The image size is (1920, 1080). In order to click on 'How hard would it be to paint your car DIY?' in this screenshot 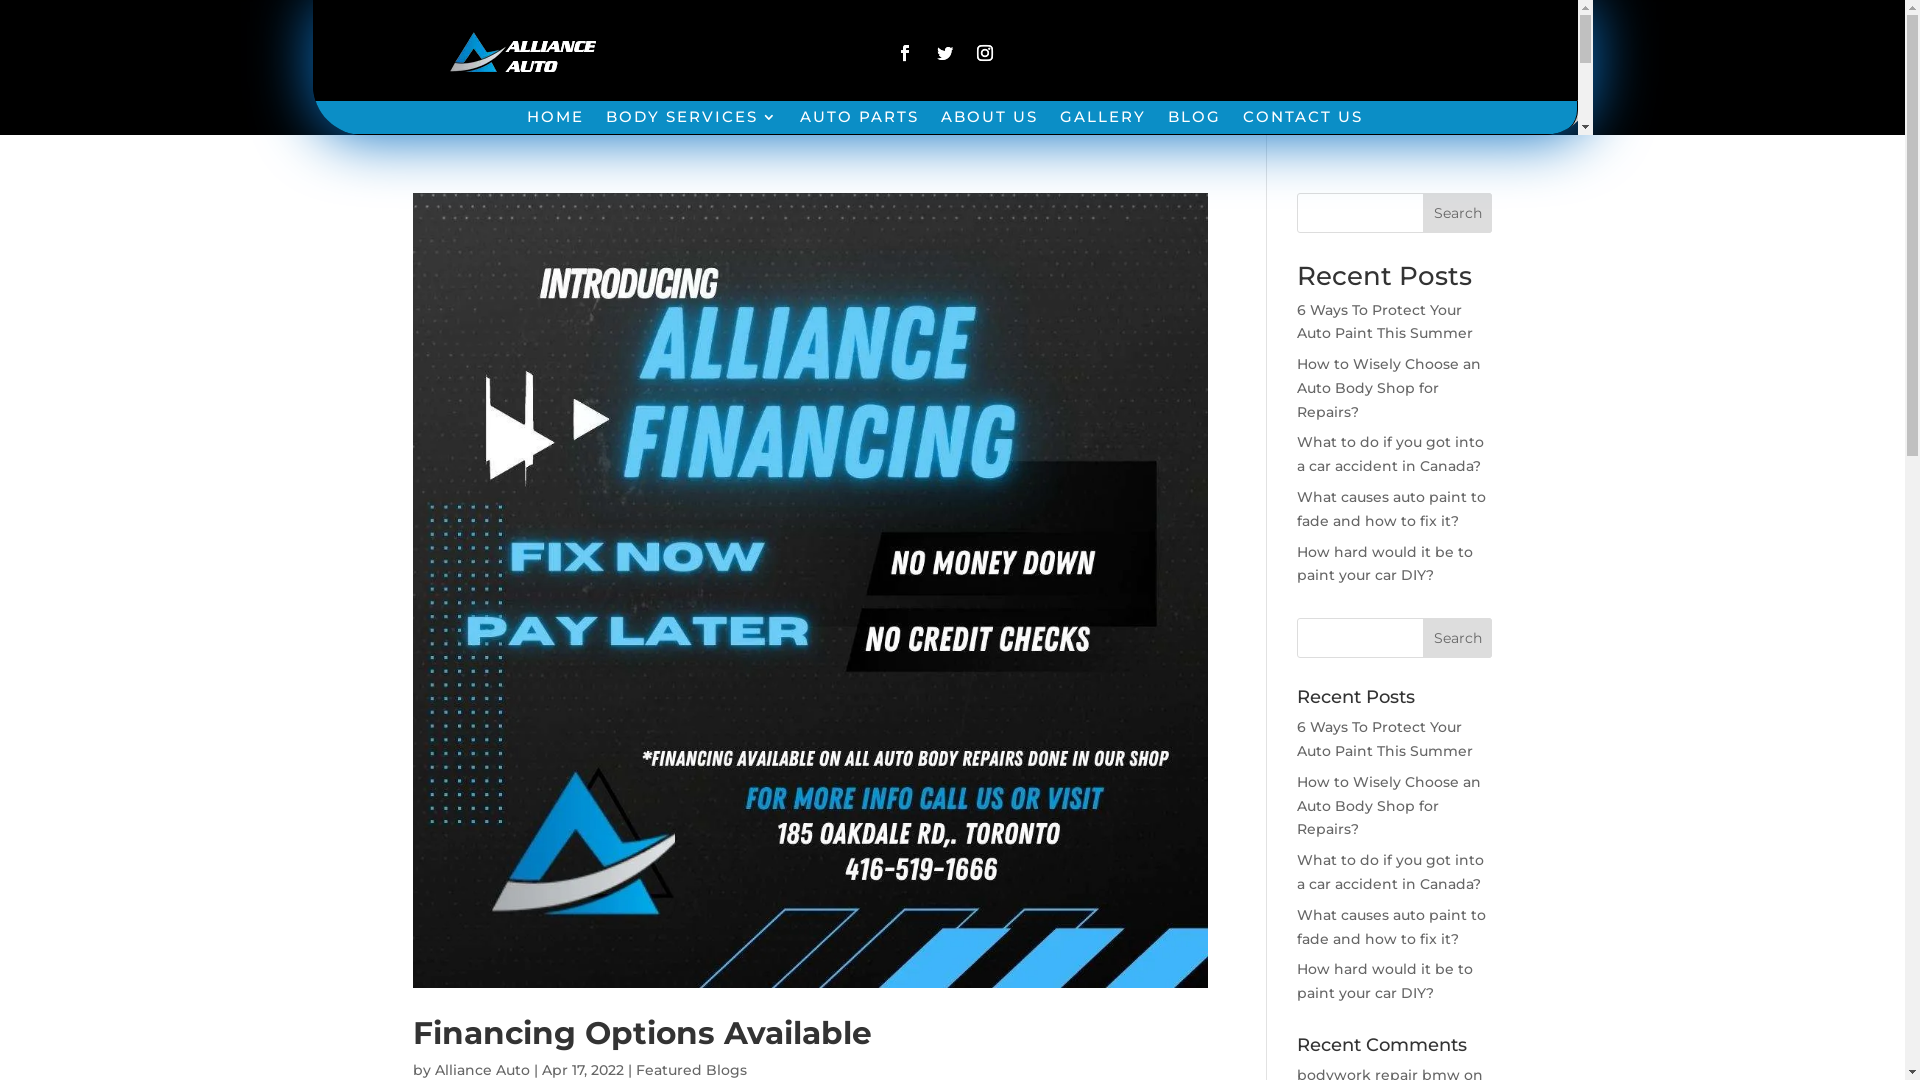, I will do `click(1384, 979)`.